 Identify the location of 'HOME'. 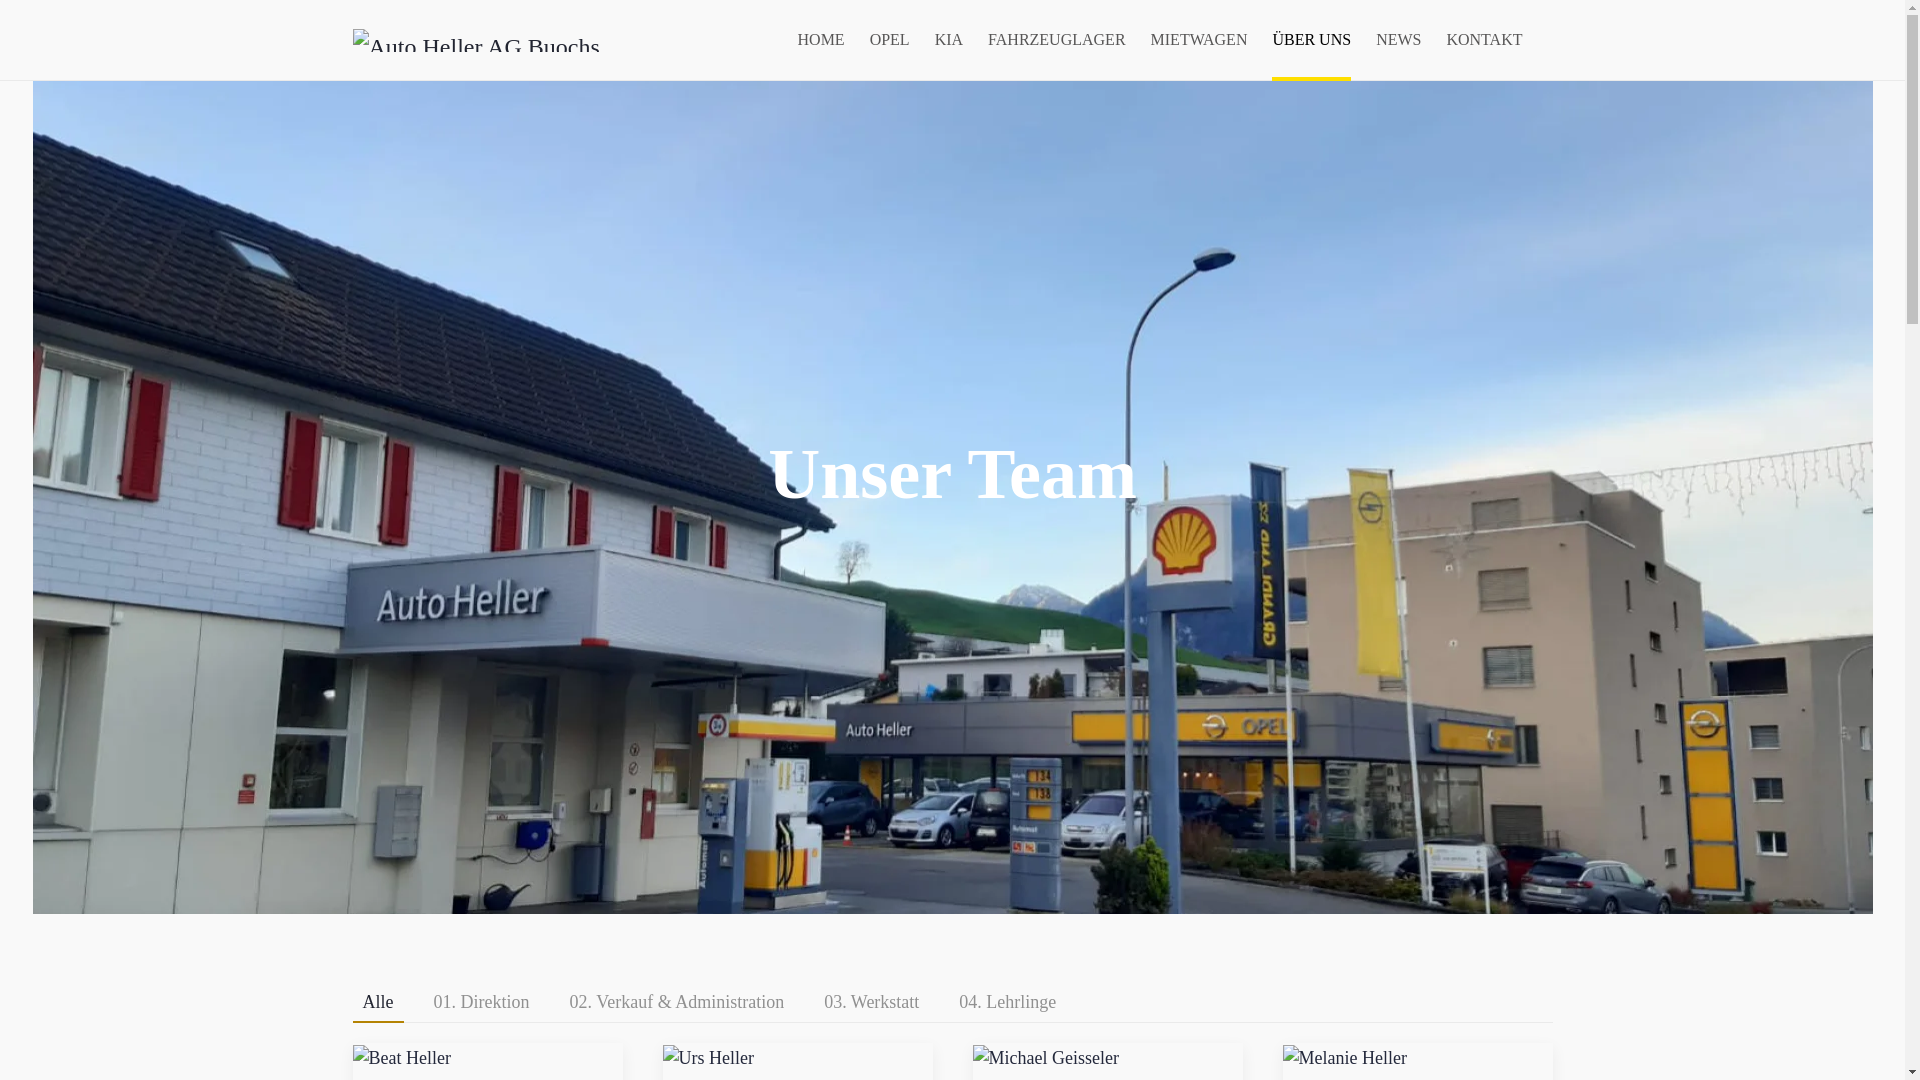
(821, 39).